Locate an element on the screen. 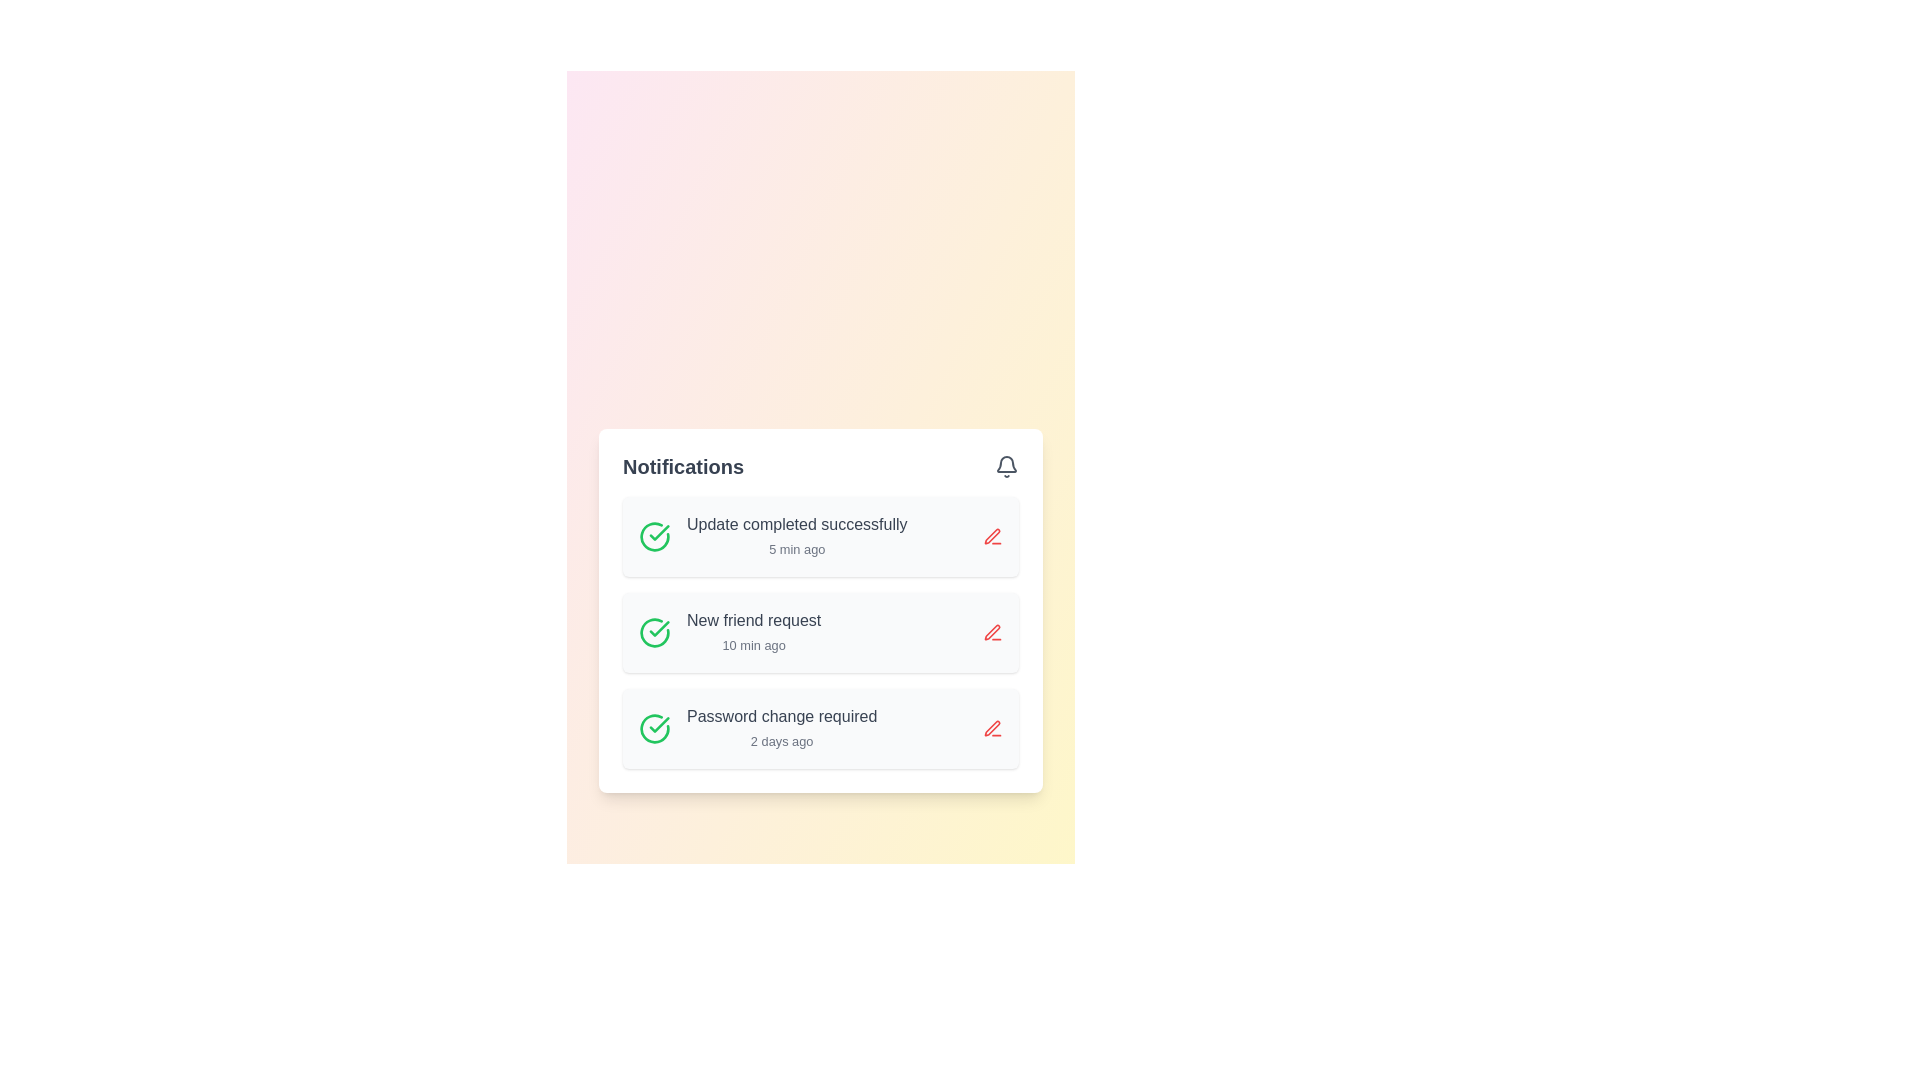 The height and width of the screenshot is (1080, 1920). the bottom-most notification list item that conveys a password change requirement in the notifications list is located at coordinates (781, 729).